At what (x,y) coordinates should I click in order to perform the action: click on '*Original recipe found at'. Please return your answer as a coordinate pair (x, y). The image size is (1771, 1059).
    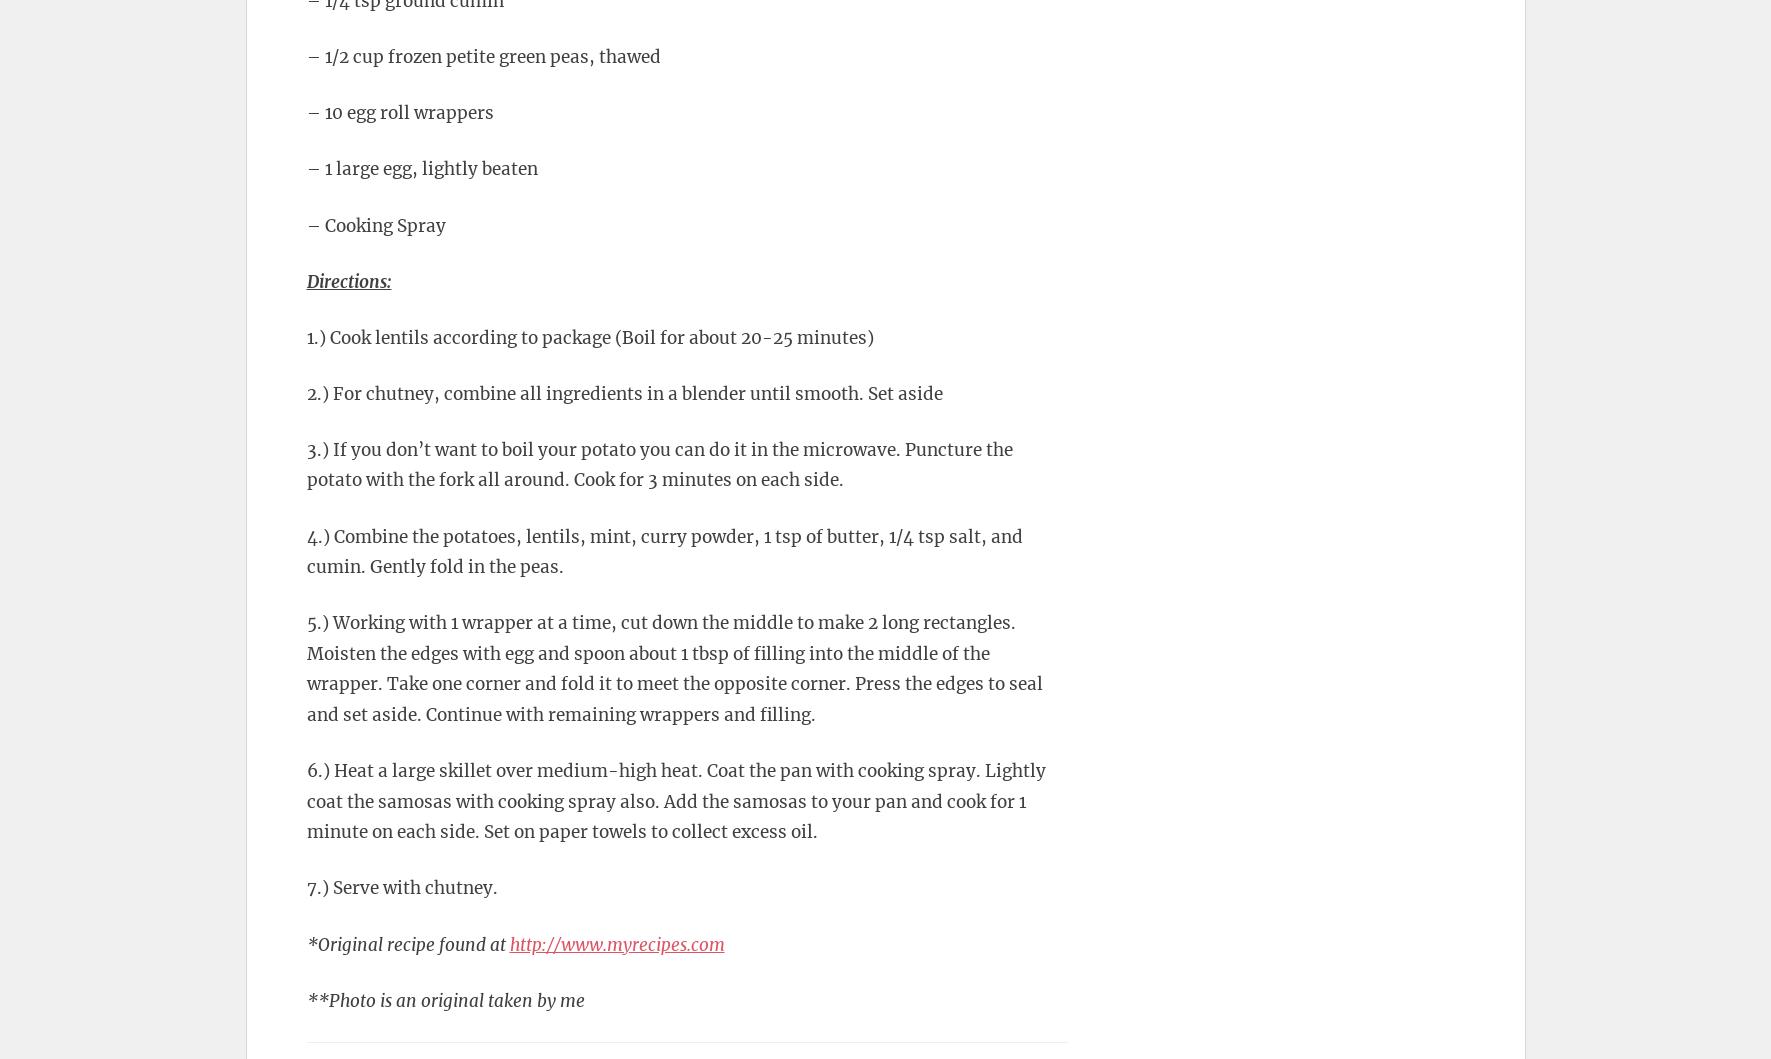
    Looking at the image, I should click on (407, 943).